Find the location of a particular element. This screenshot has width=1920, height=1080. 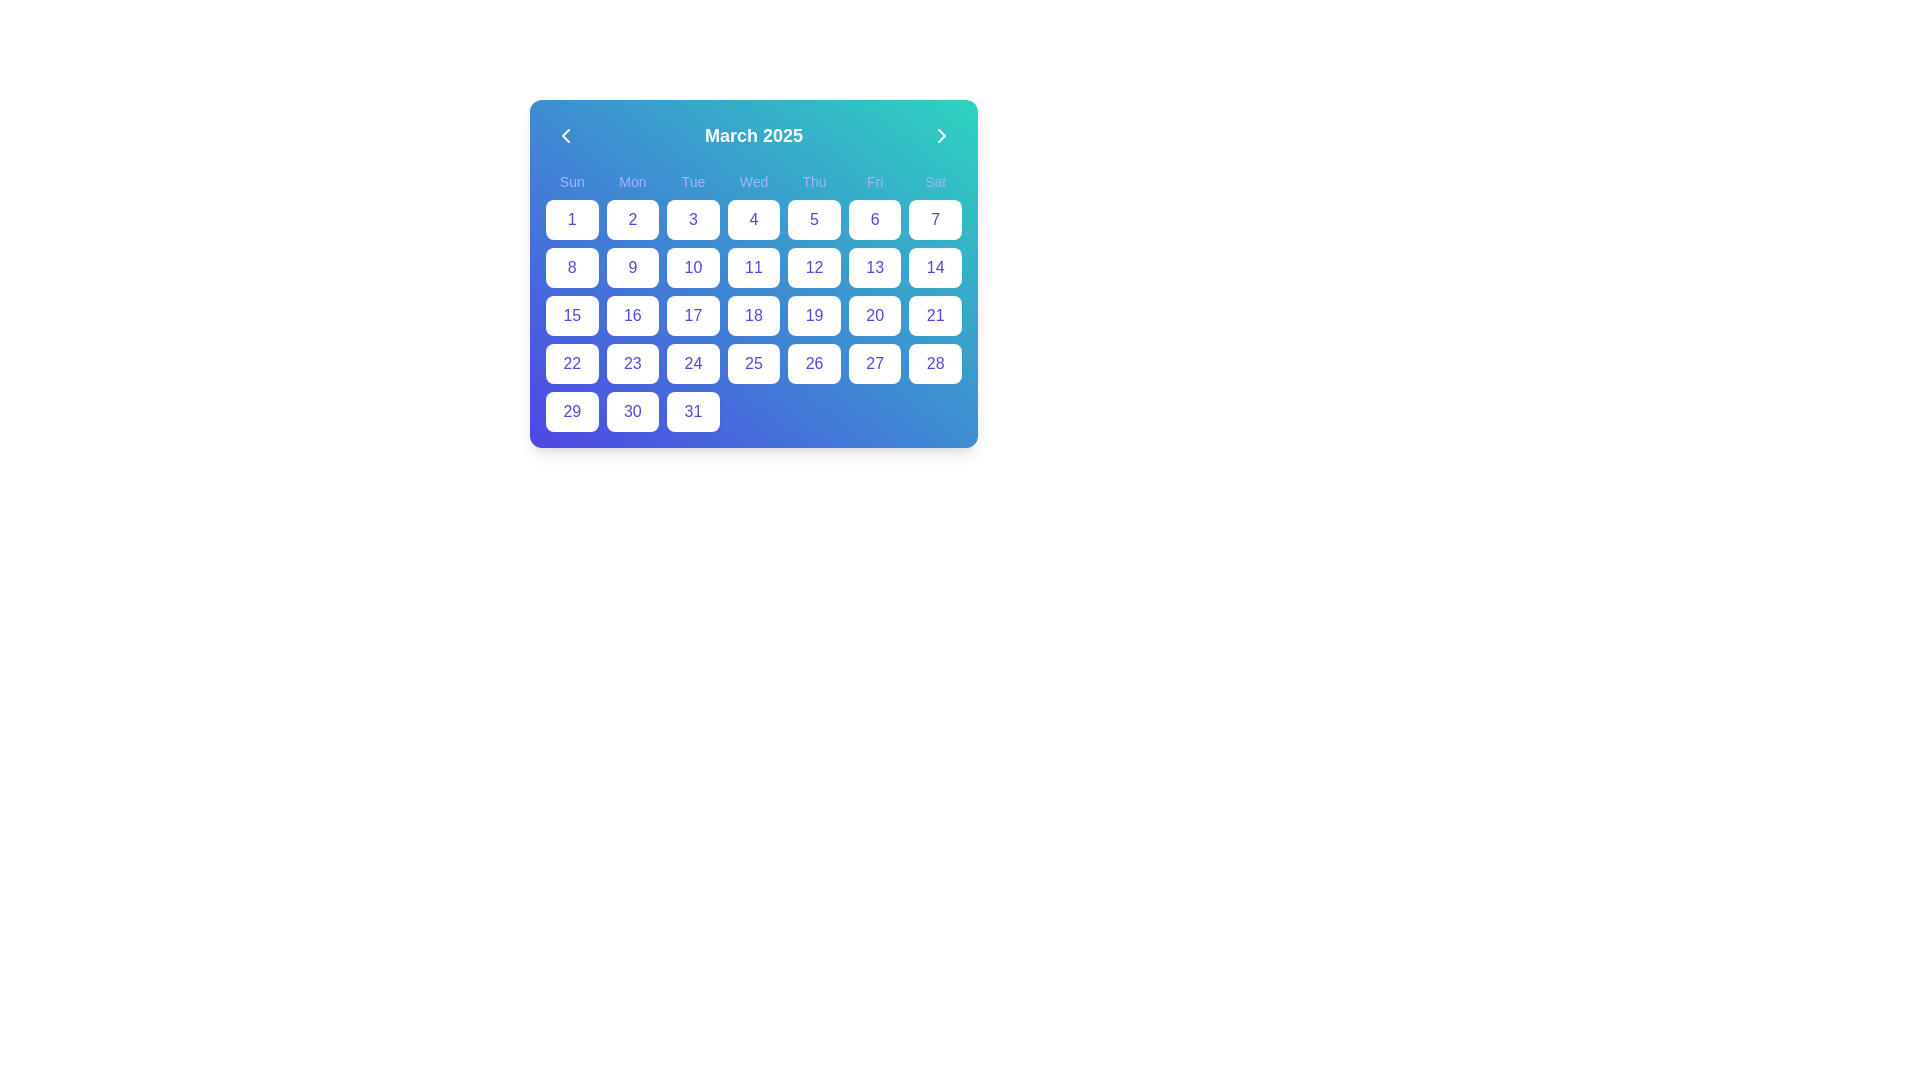

the text label displaying 'Sun' in the calendar header section is located at coordinates (571, 181).